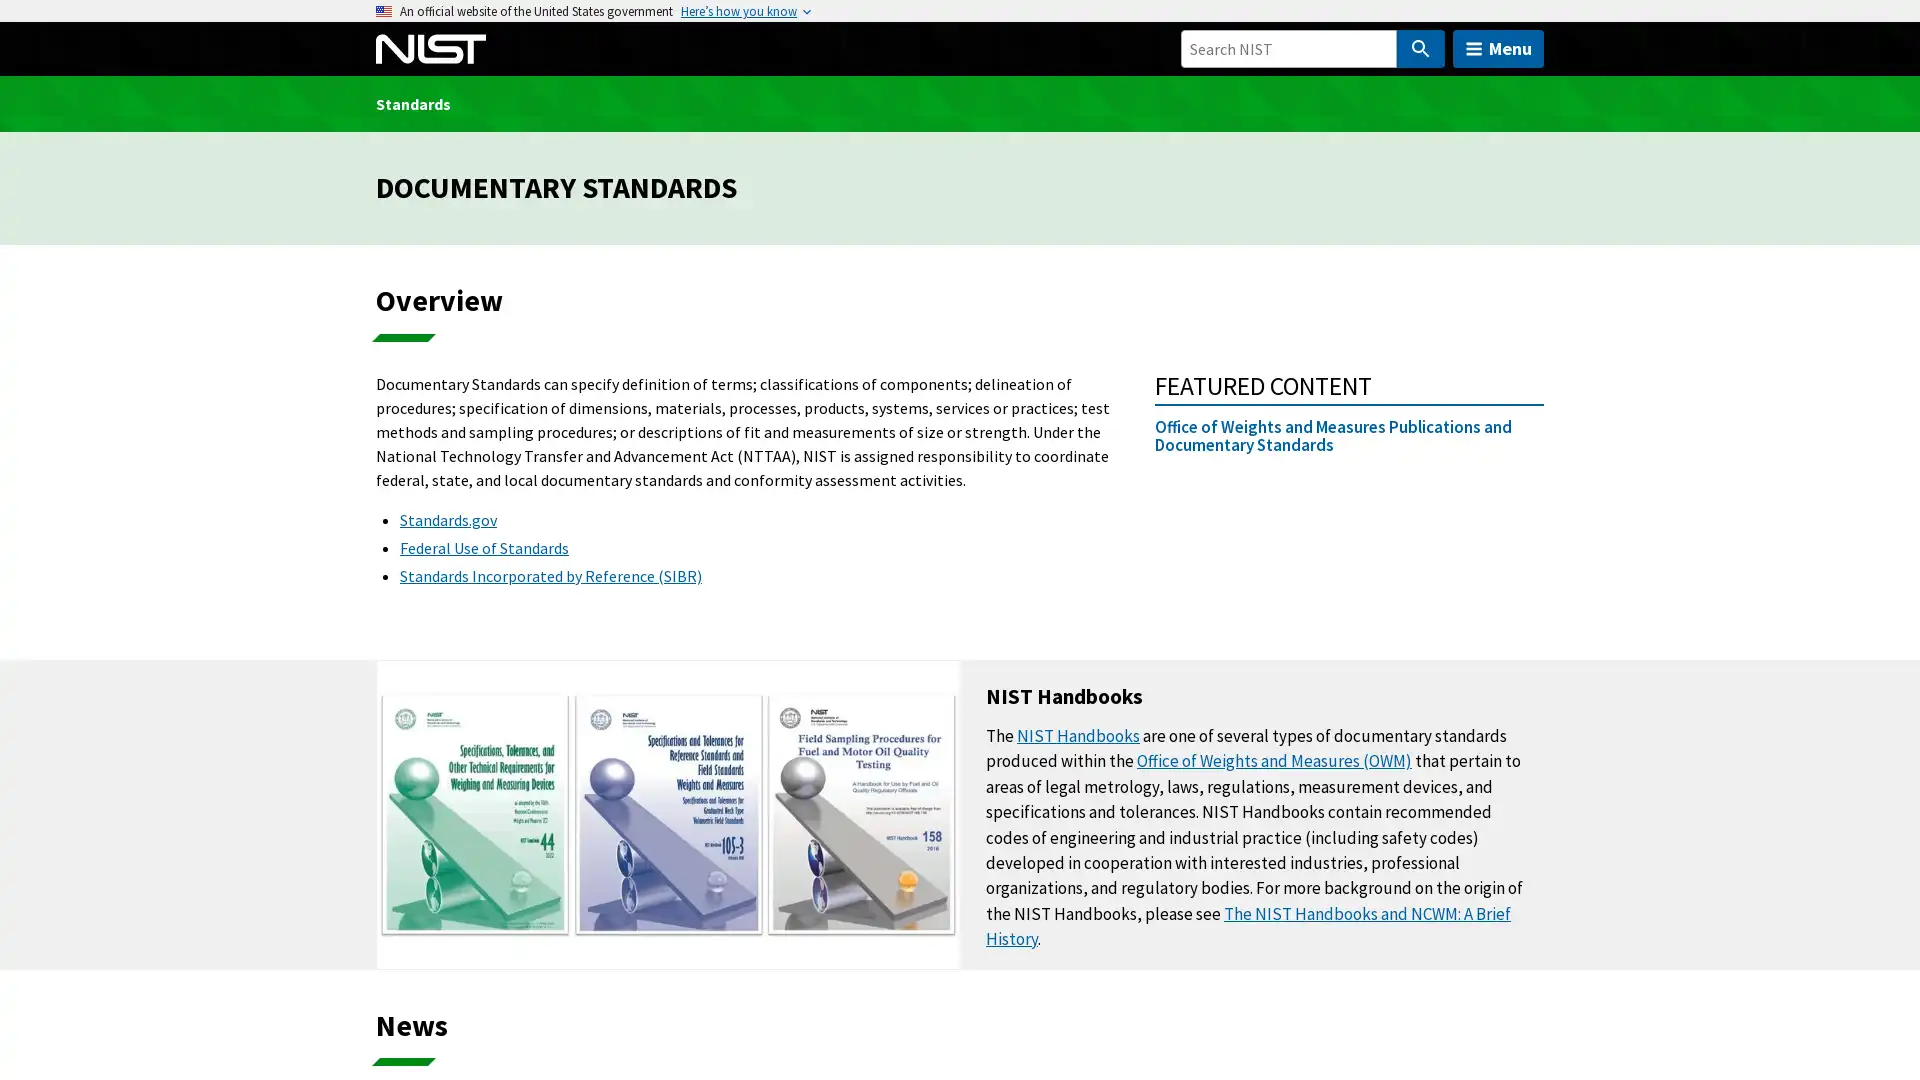 This screenshot has width=1920, height=1080. What do you see at coordinates (1498, 48) in the screenshot?
I see `Menu` at bounding box center [1498, 48].